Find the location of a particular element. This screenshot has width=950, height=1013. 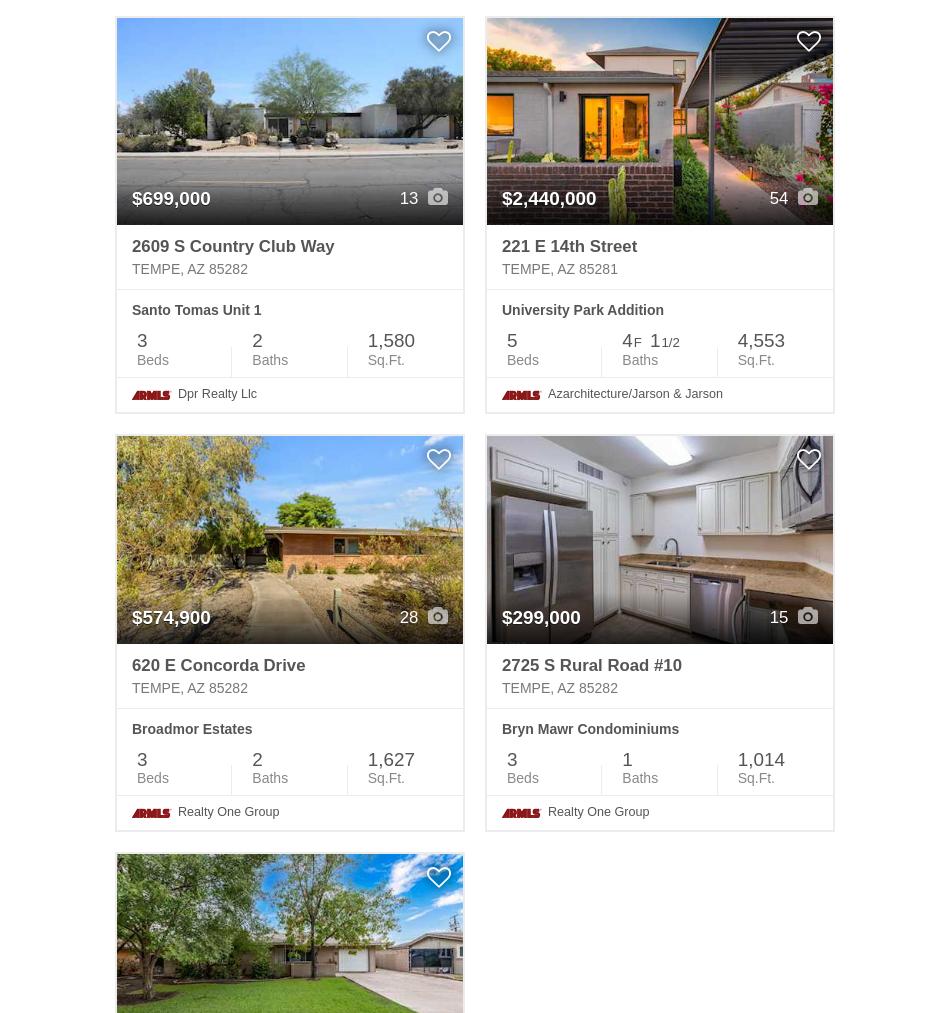

'4,553' is located at coordinates (759, 340).